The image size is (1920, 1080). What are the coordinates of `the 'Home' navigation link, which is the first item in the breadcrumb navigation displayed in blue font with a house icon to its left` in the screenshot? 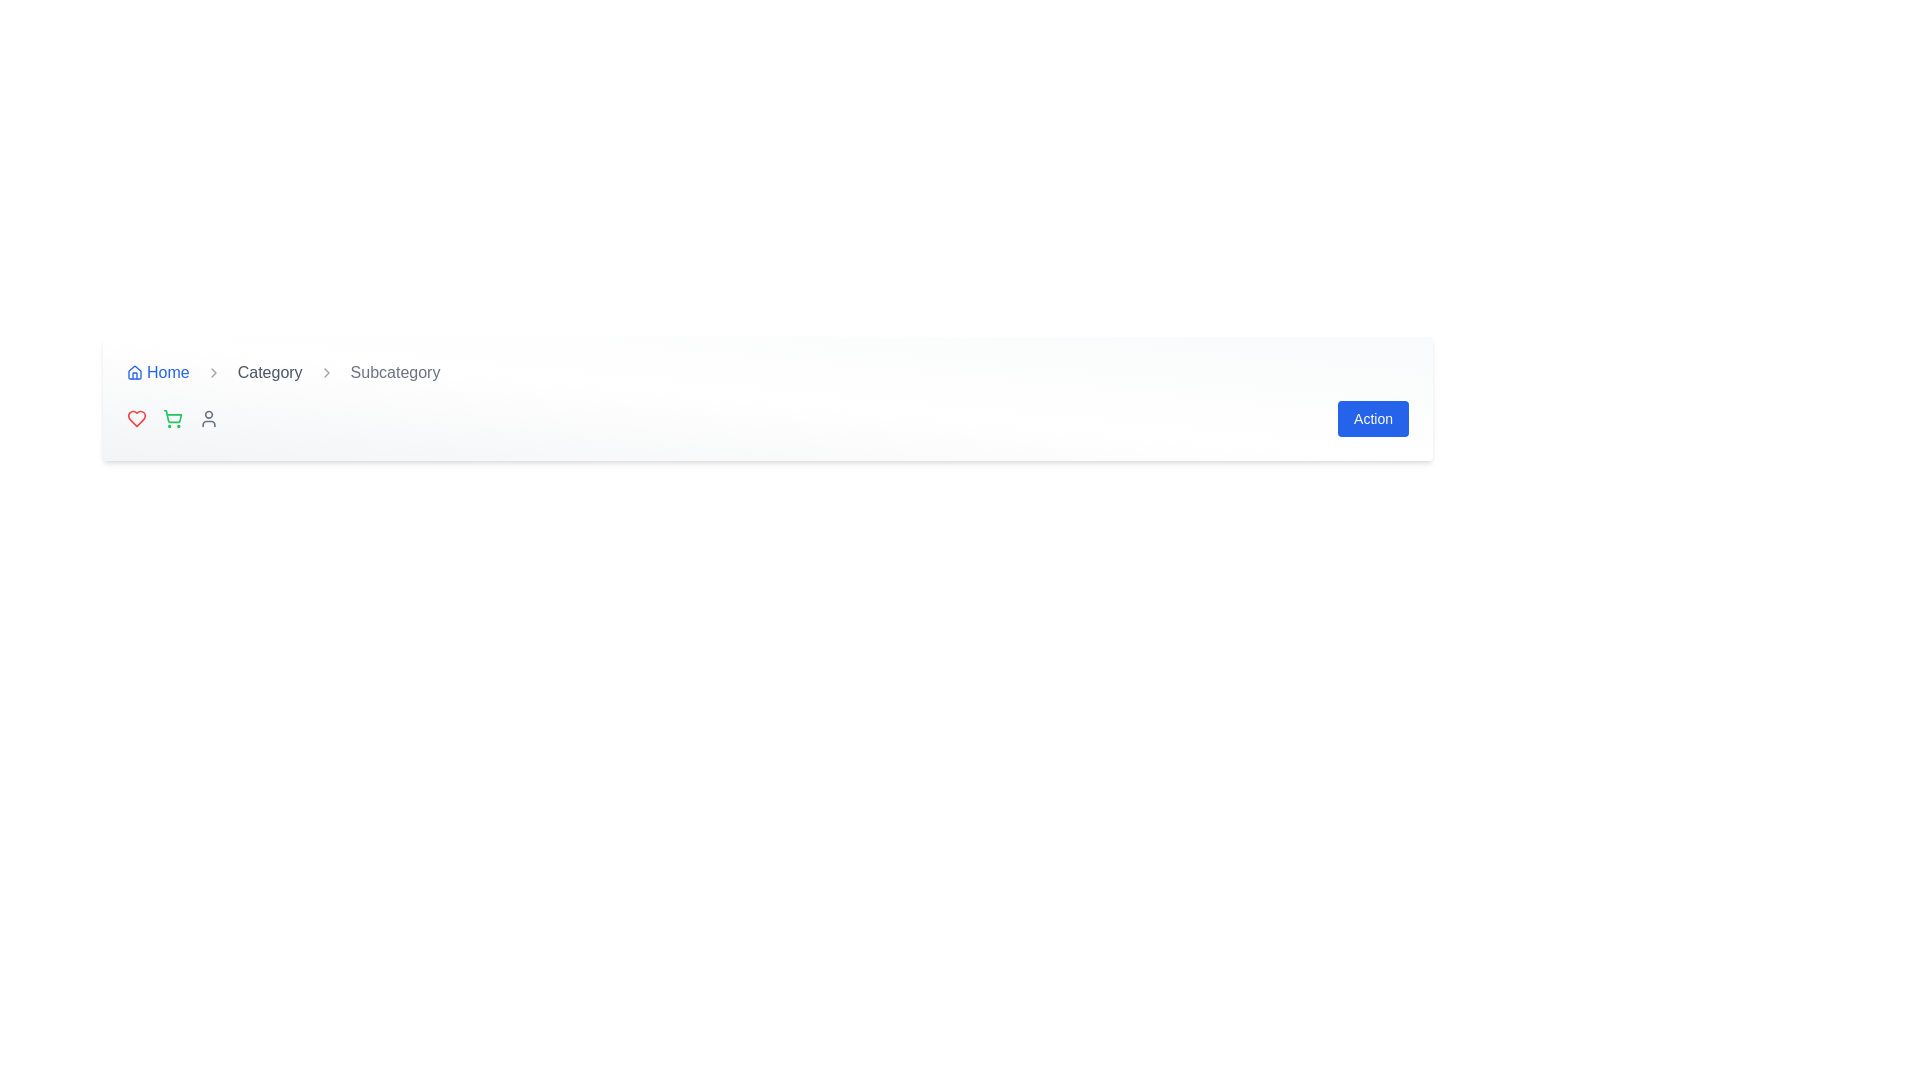 It's located at (157, 373).